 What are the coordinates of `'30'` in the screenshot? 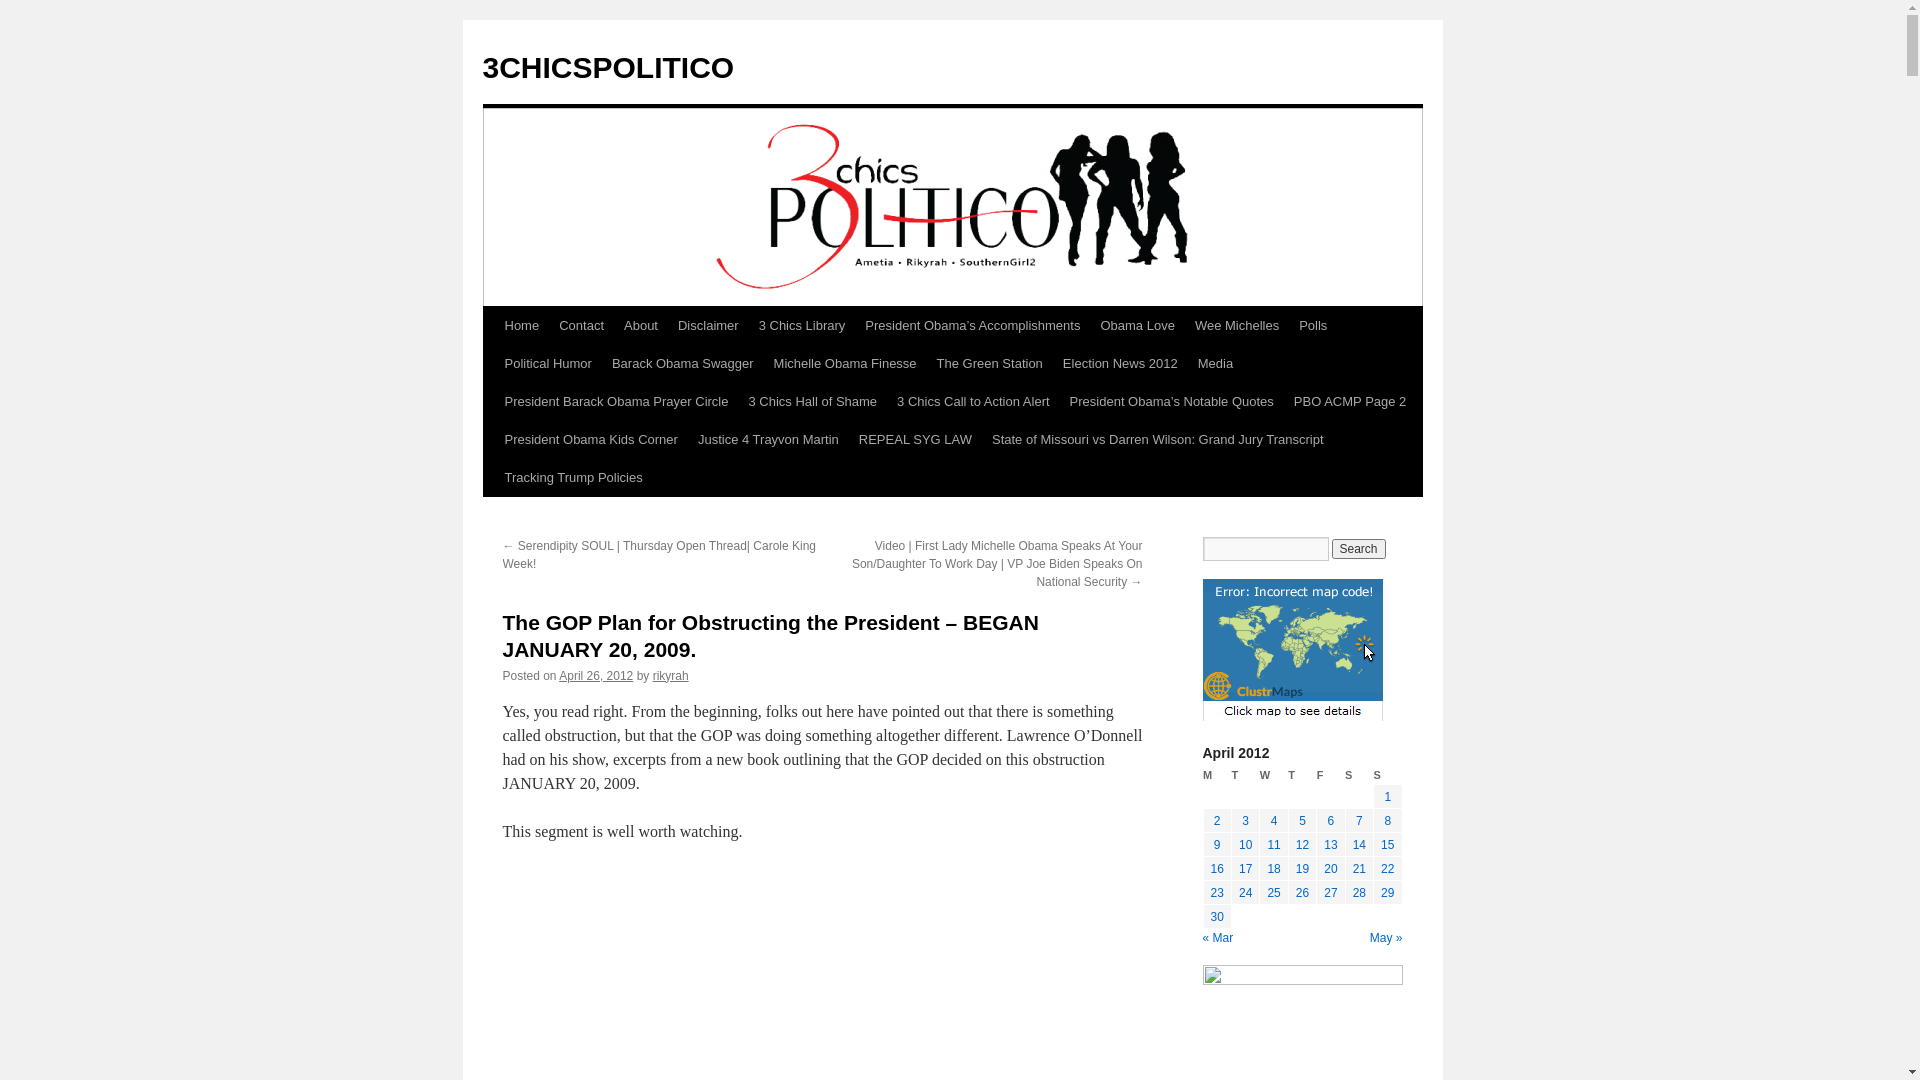 It's located at (1216, 917).